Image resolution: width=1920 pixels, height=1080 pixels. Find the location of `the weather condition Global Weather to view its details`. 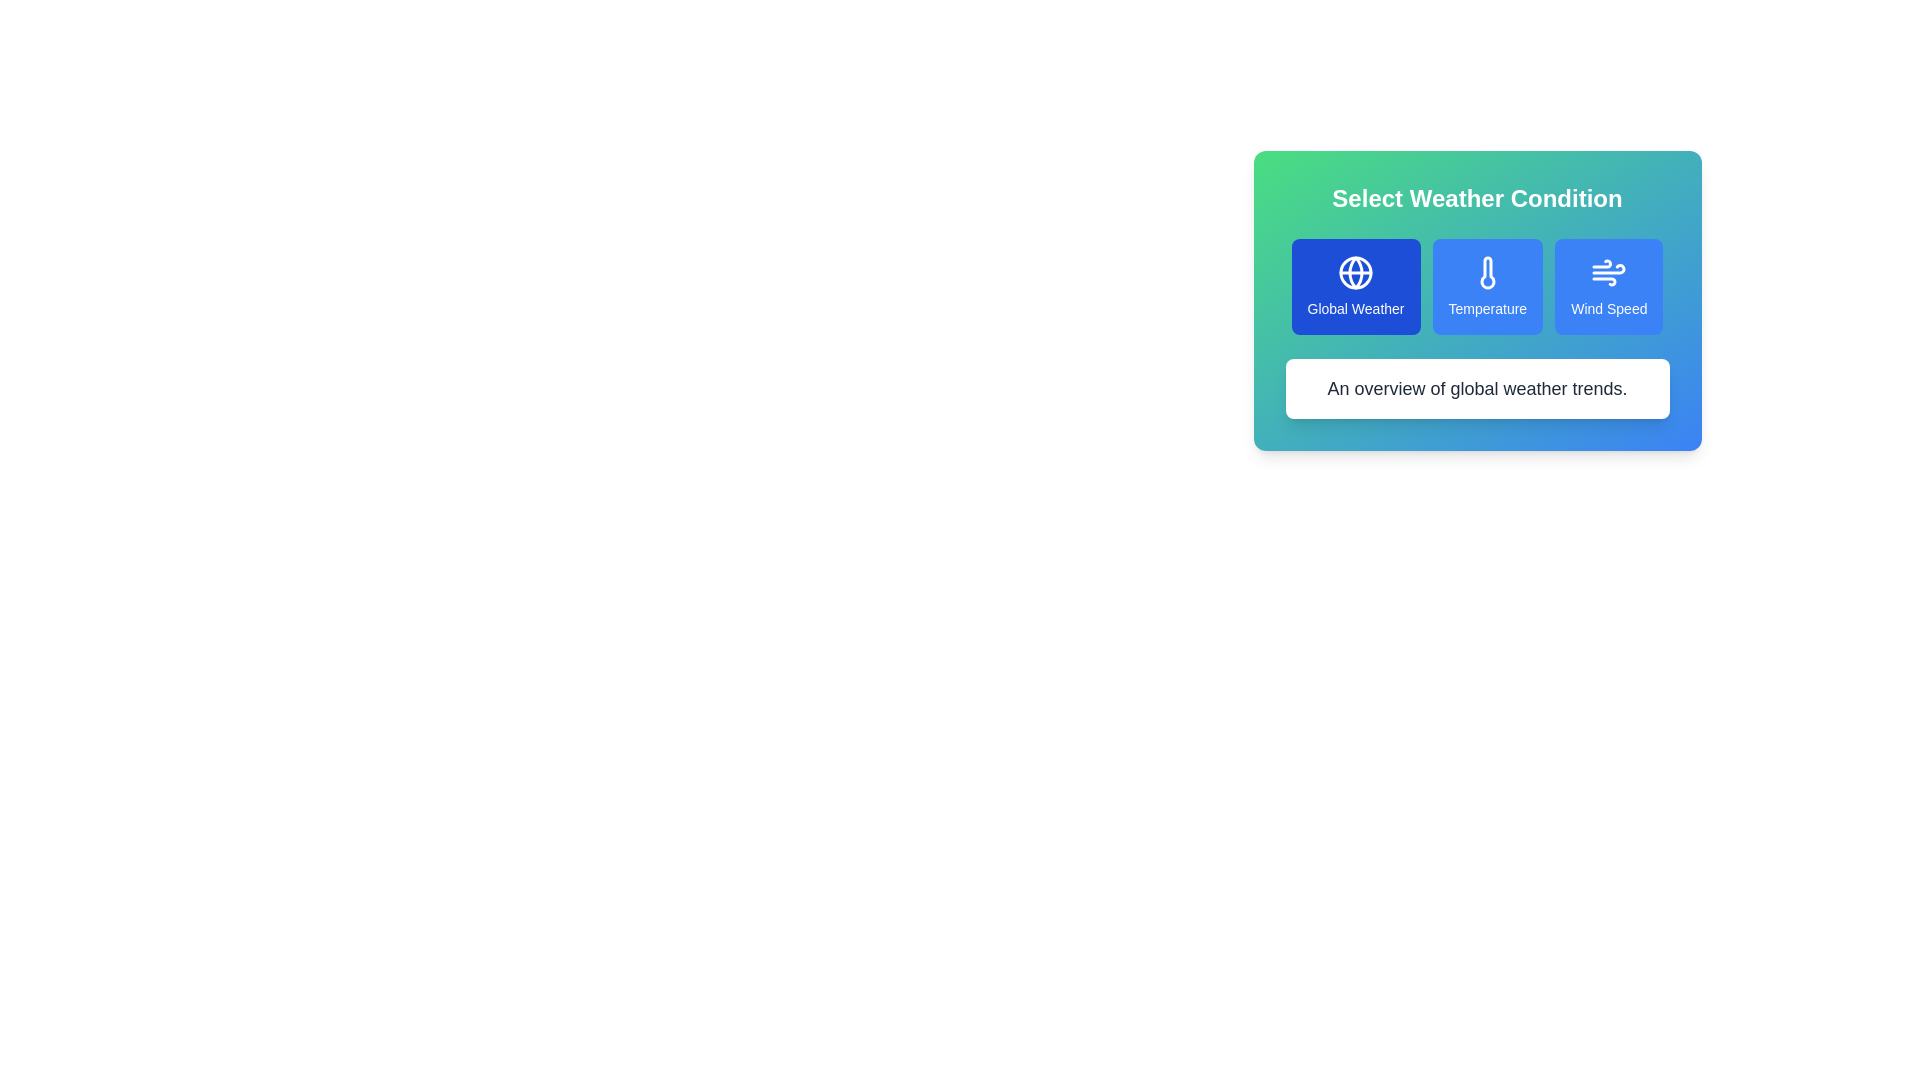

the weather condition Global Weather to view its details is located at coordinates (1356, 286).